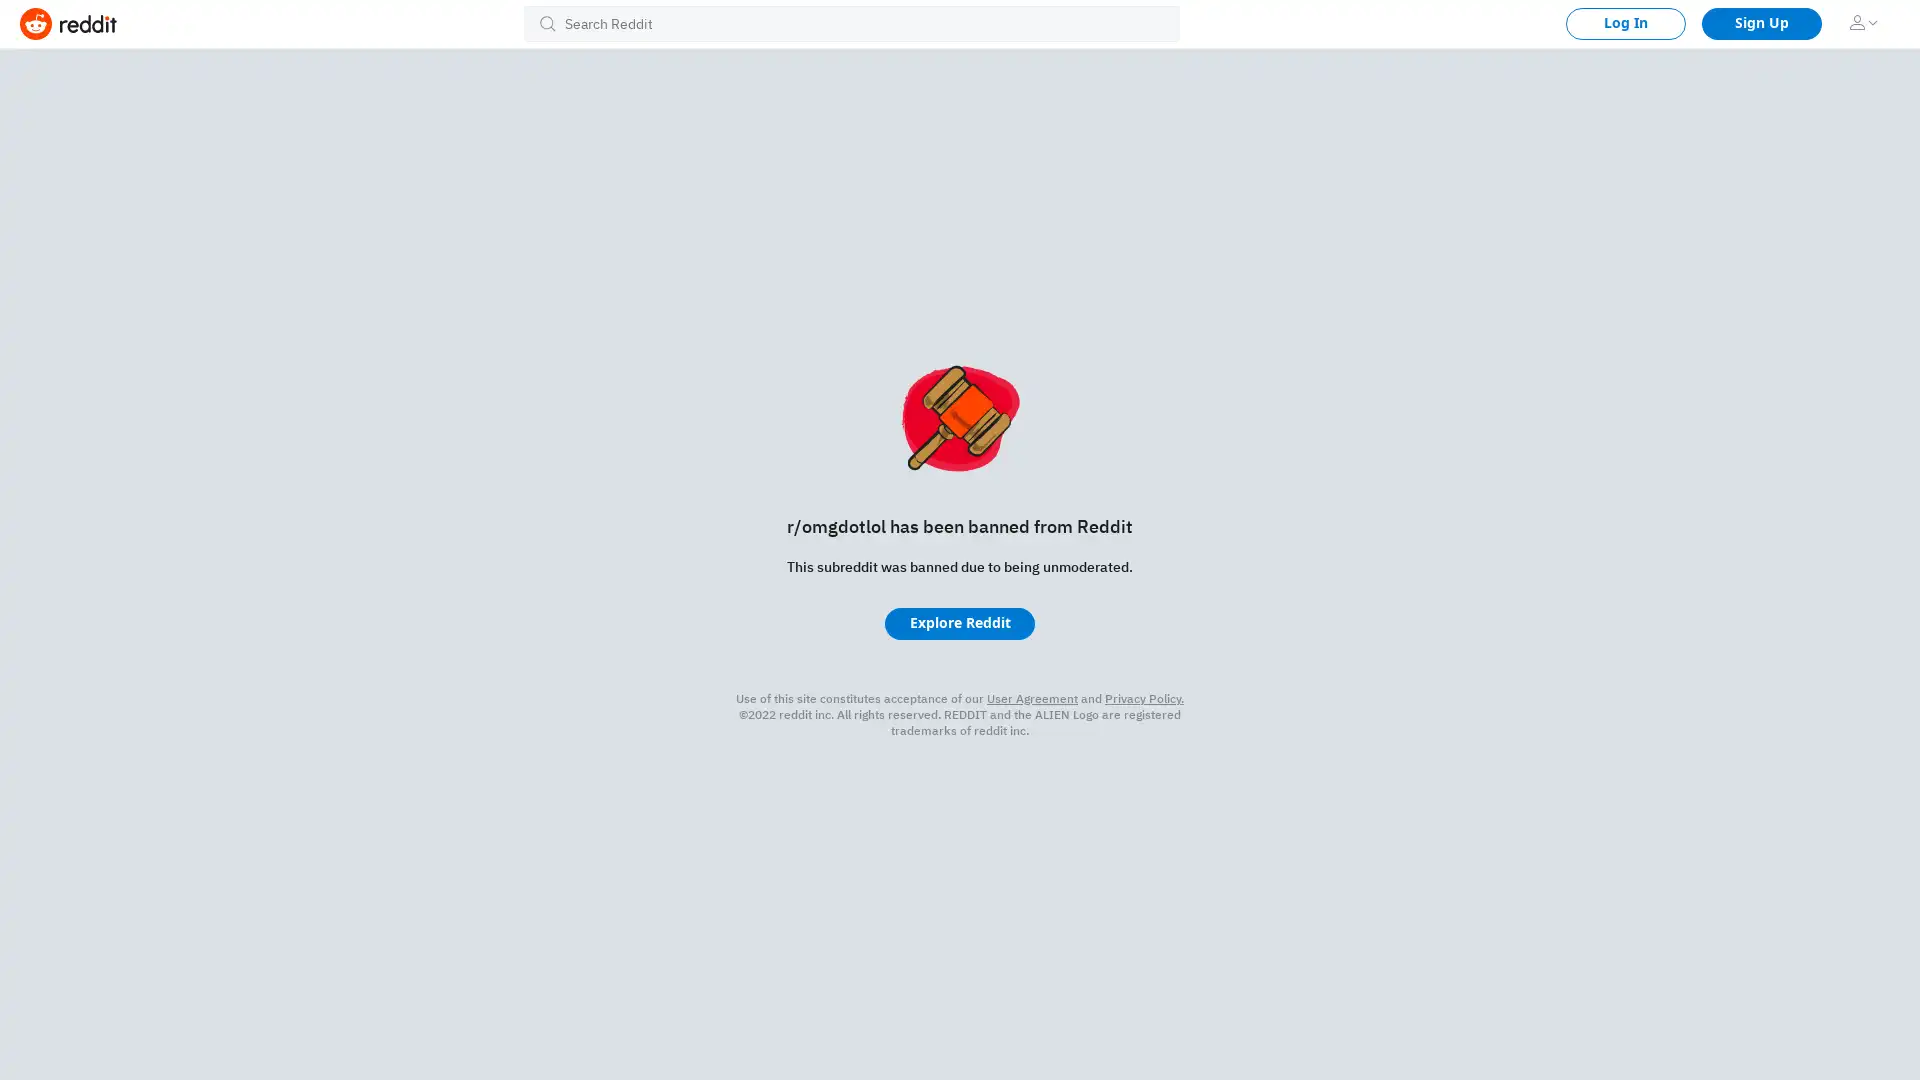  What do you see at coordinates (1761, 23) in the screenshot?
I see `Sign Up` at bounding box center [1761, 23].